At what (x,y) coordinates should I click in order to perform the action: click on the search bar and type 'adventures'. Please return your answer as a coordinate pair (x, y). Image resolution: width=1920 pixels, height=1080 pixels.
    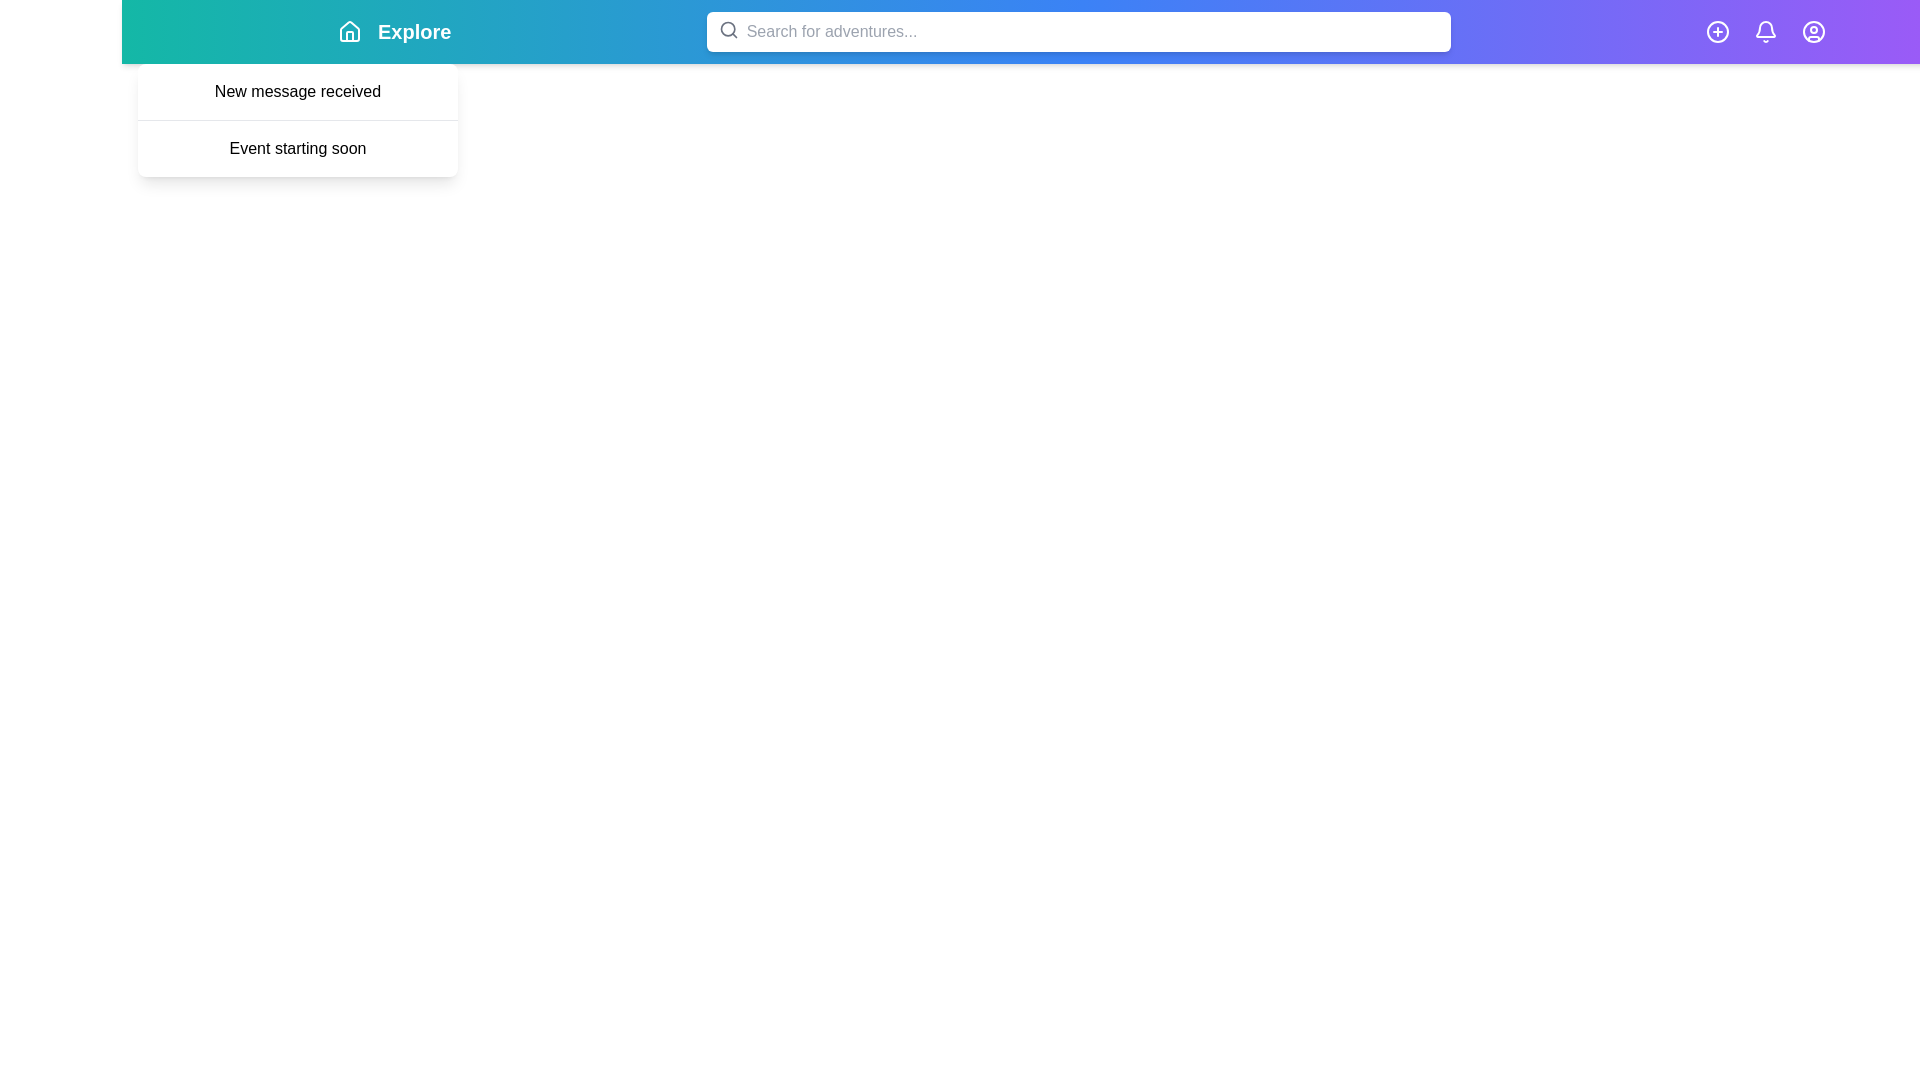
    Looking at the image, I should click on (1077, 31).